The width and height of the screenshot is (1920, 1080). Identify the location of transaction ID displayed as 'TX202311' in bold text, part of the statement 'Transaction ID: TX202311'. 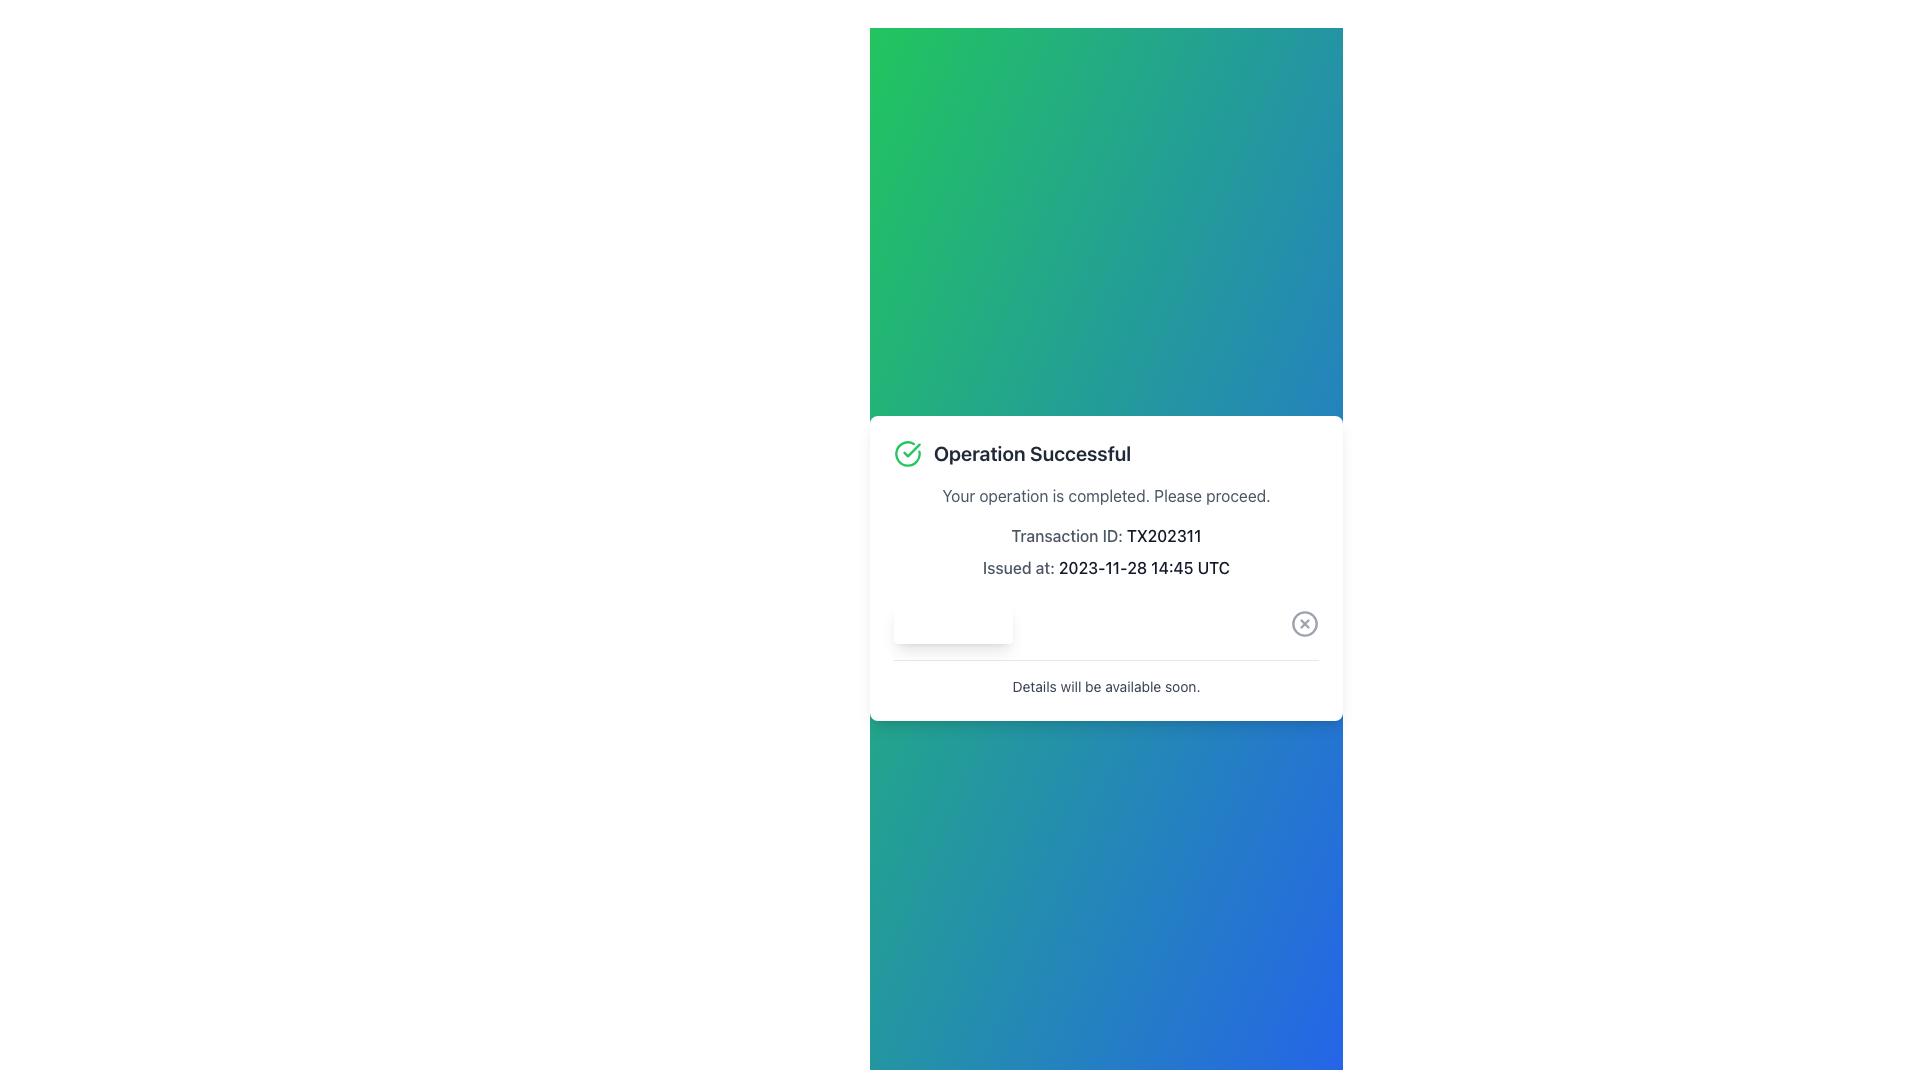
(1164, 534).